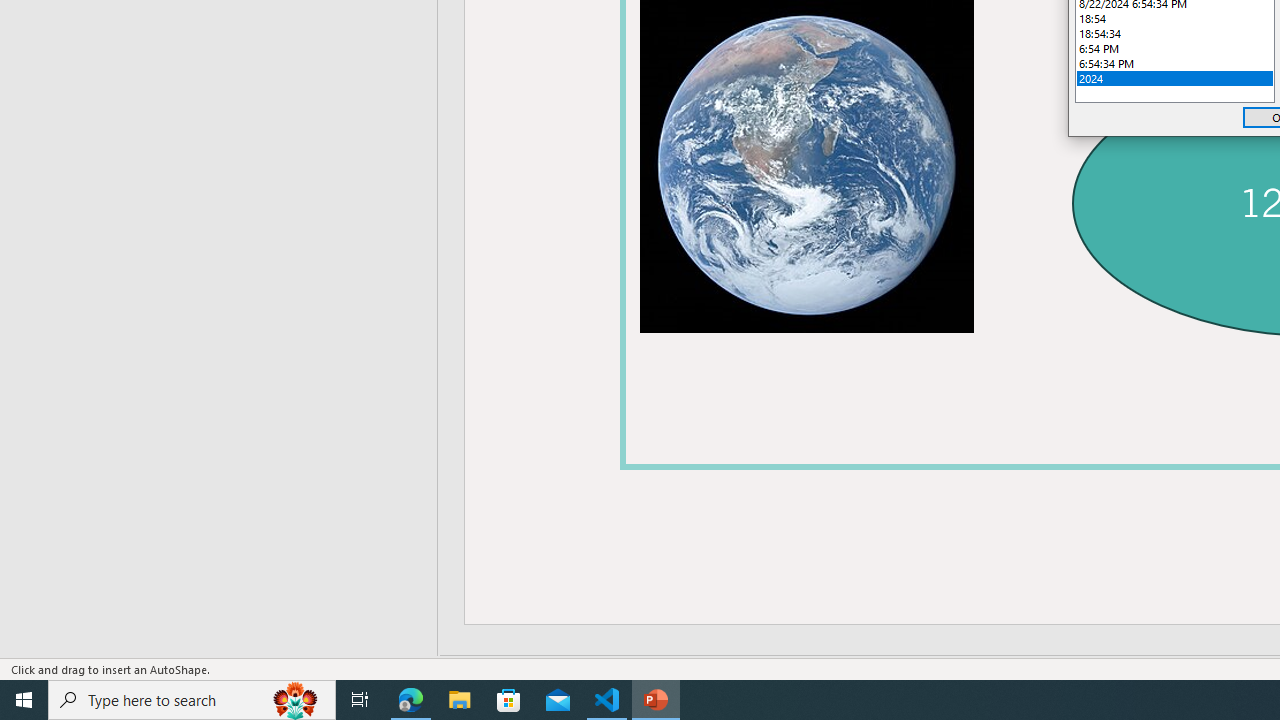  Describe the element at coordinates (410, 698) in the screenshot. I see `'Microsoft Edge - 1 running window'` at that location.